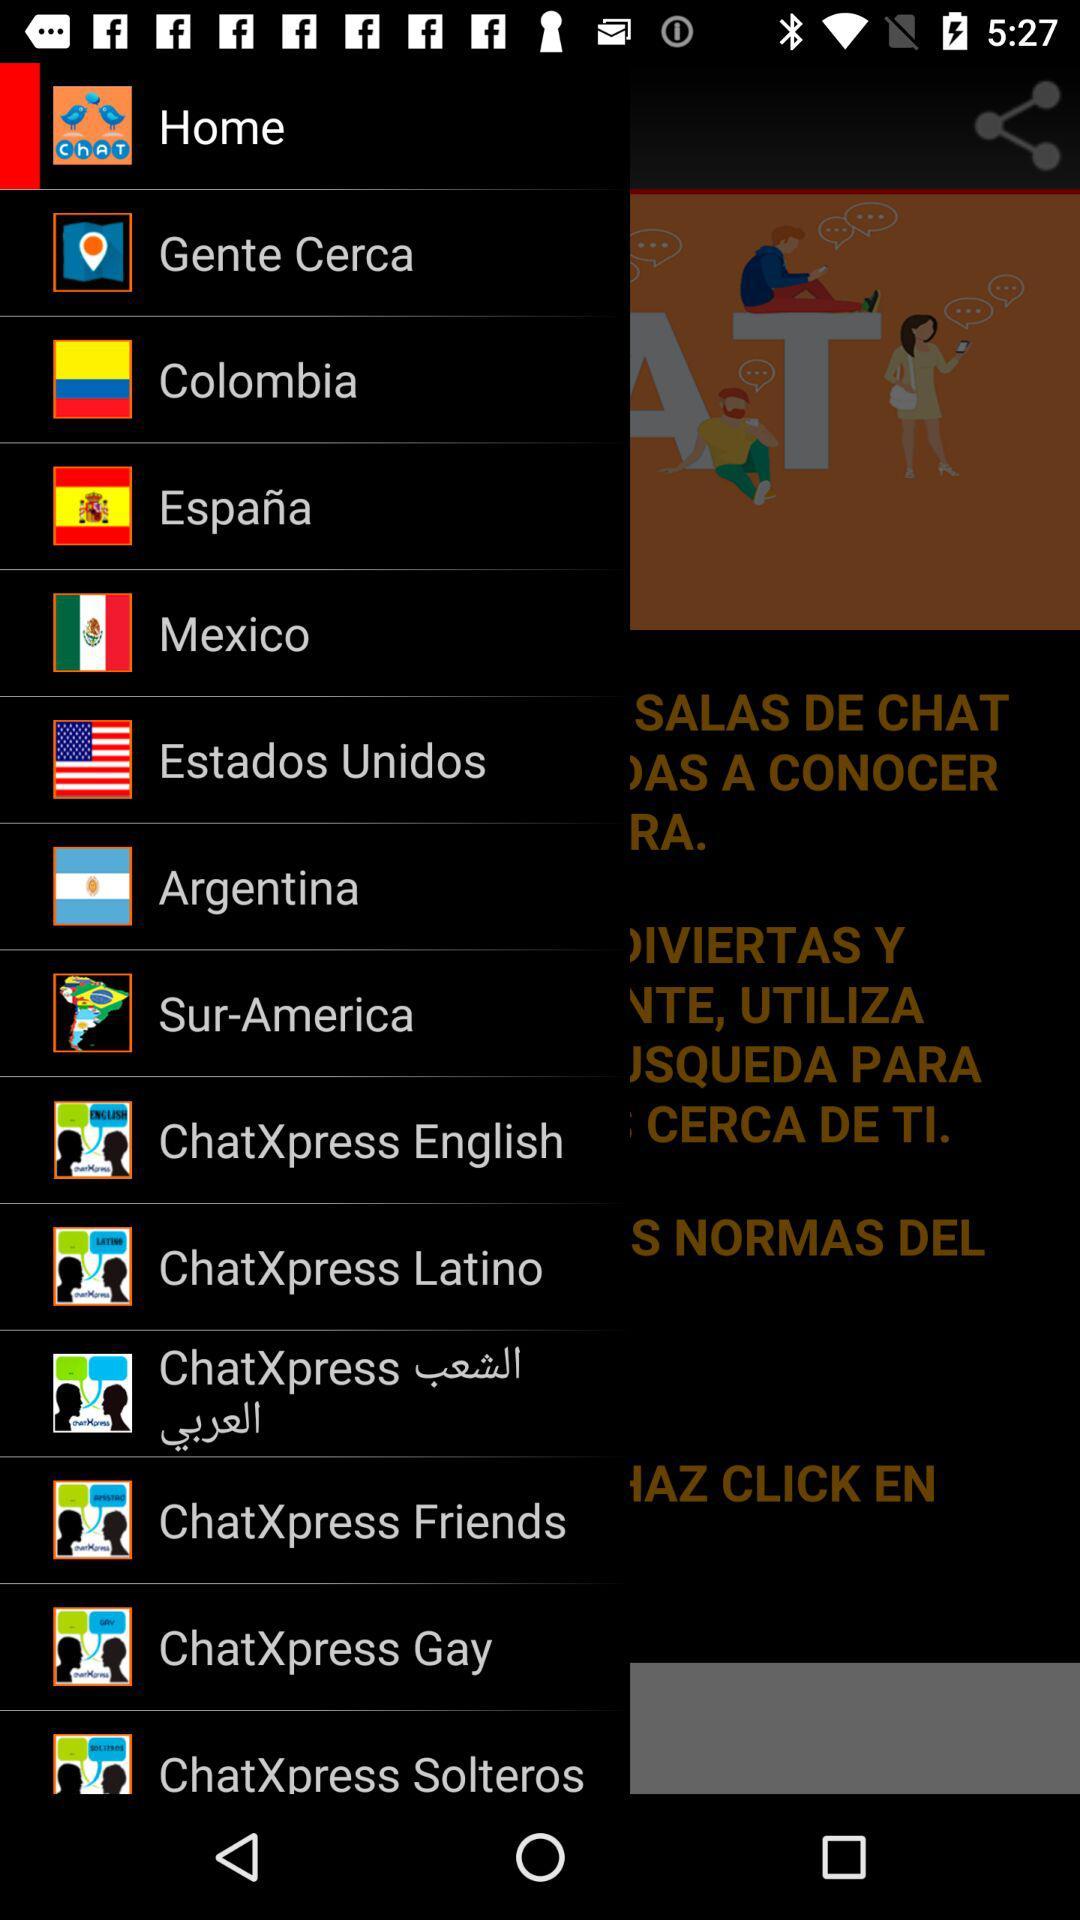 The width and height of the screenshot is (1080, 1920). I want to click on navigate to home page, so click(235, 124).